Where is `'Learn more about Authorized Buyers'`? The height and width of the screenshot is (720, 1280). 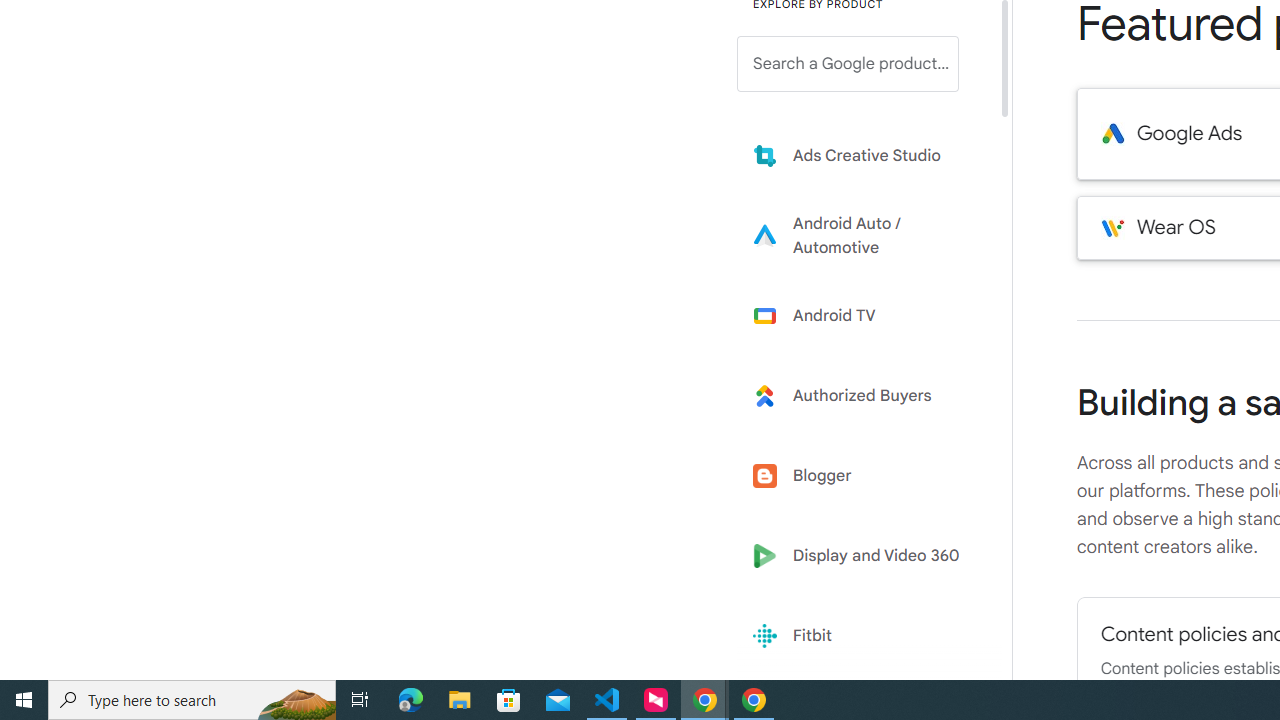 'Learn more about Authorized Buyers' is located at coordinates (862, 396).